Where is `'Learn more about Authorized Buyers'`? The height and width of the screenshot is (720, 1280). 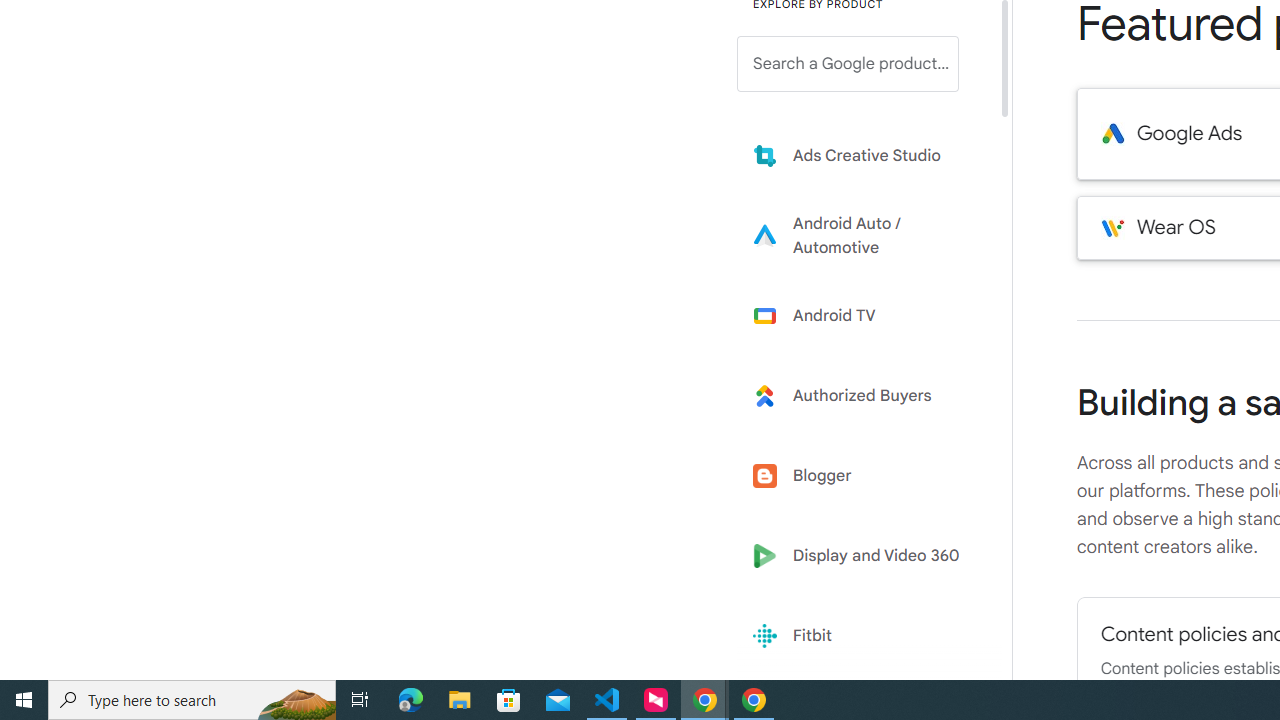 'Learn more about Authorized Buyers' is located at coordinates (862, 396).